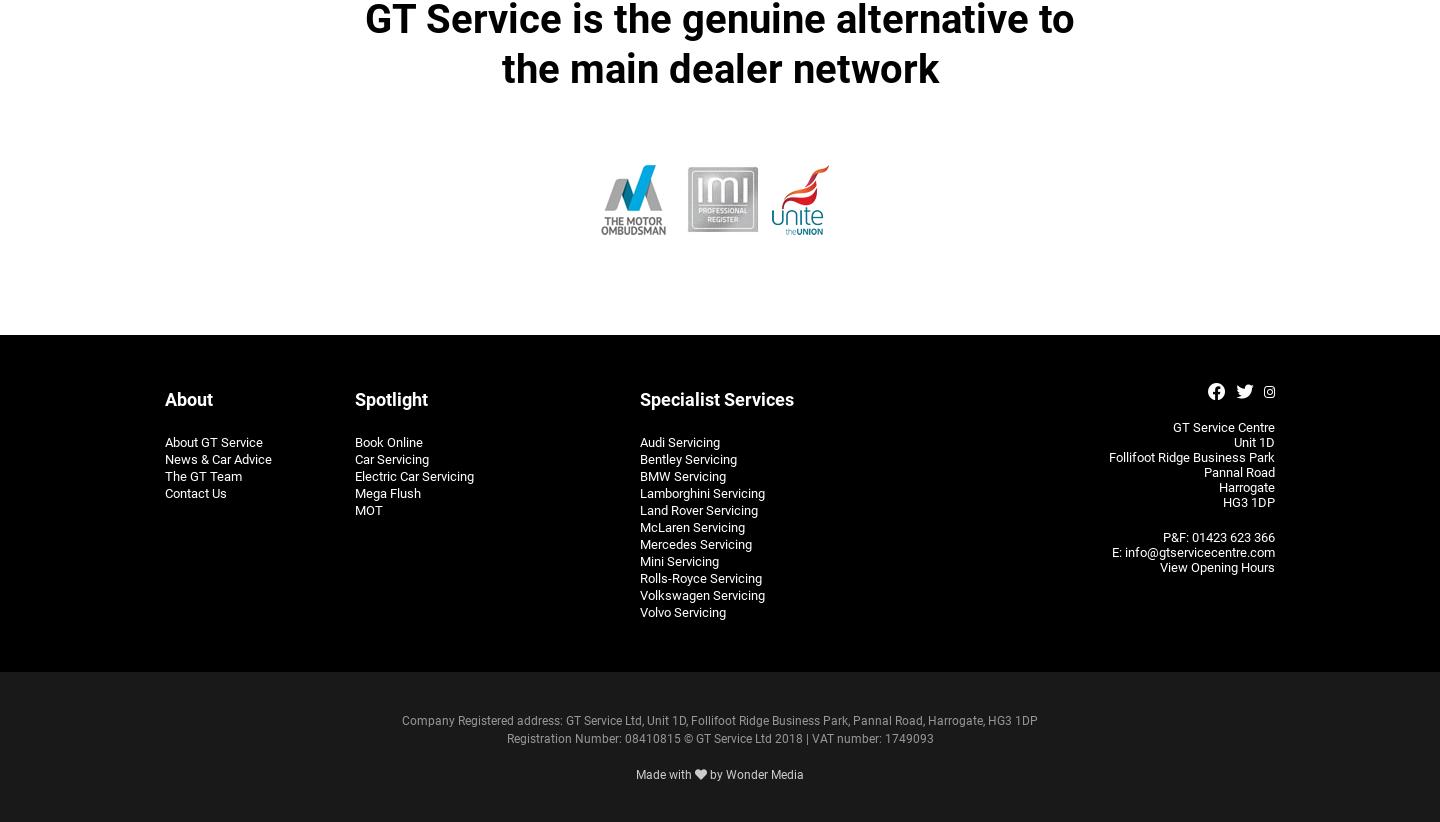 Image resolution: width=1440 pixels, height=822 pixels. I want to click on 'Land Rover Servicing', so click(698, 508).